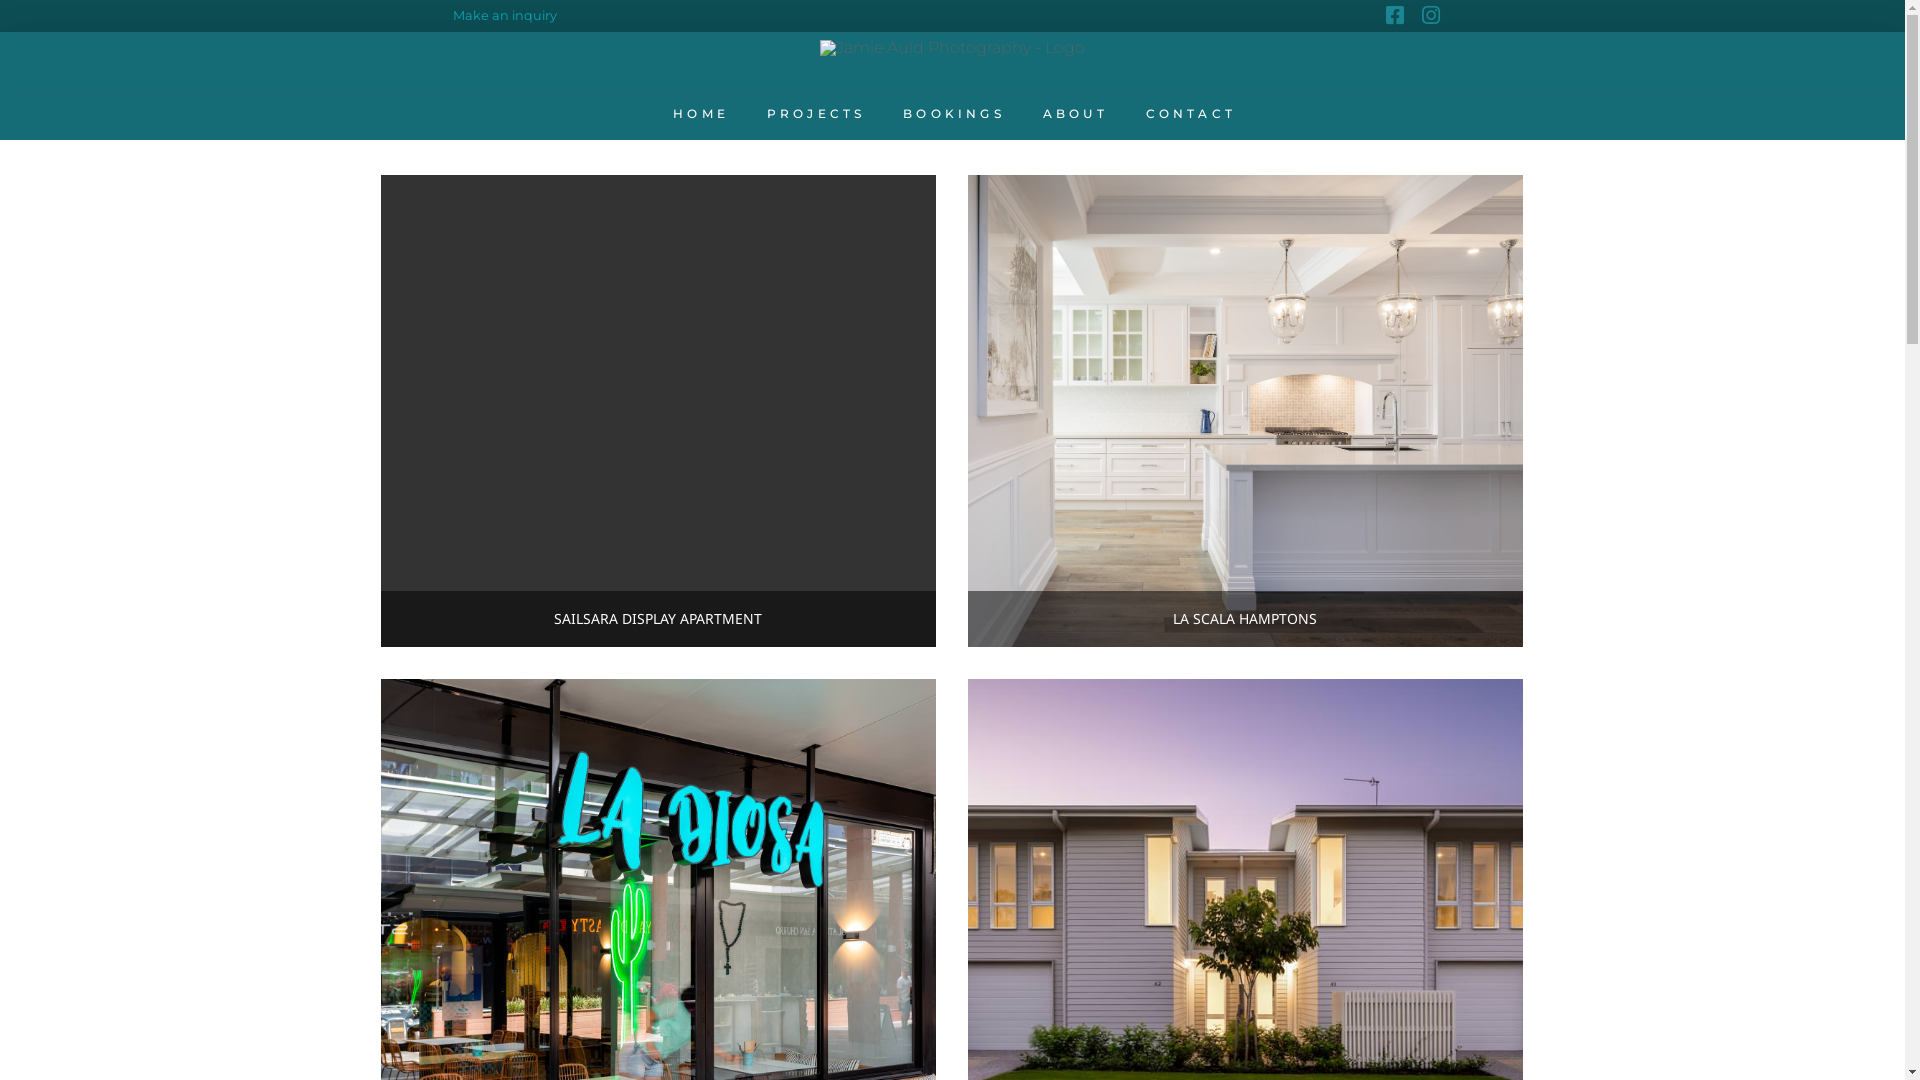 The height and width of the screenshot is (1080, 1920). I want to click on 'PROJECTS', so click(744, 115).